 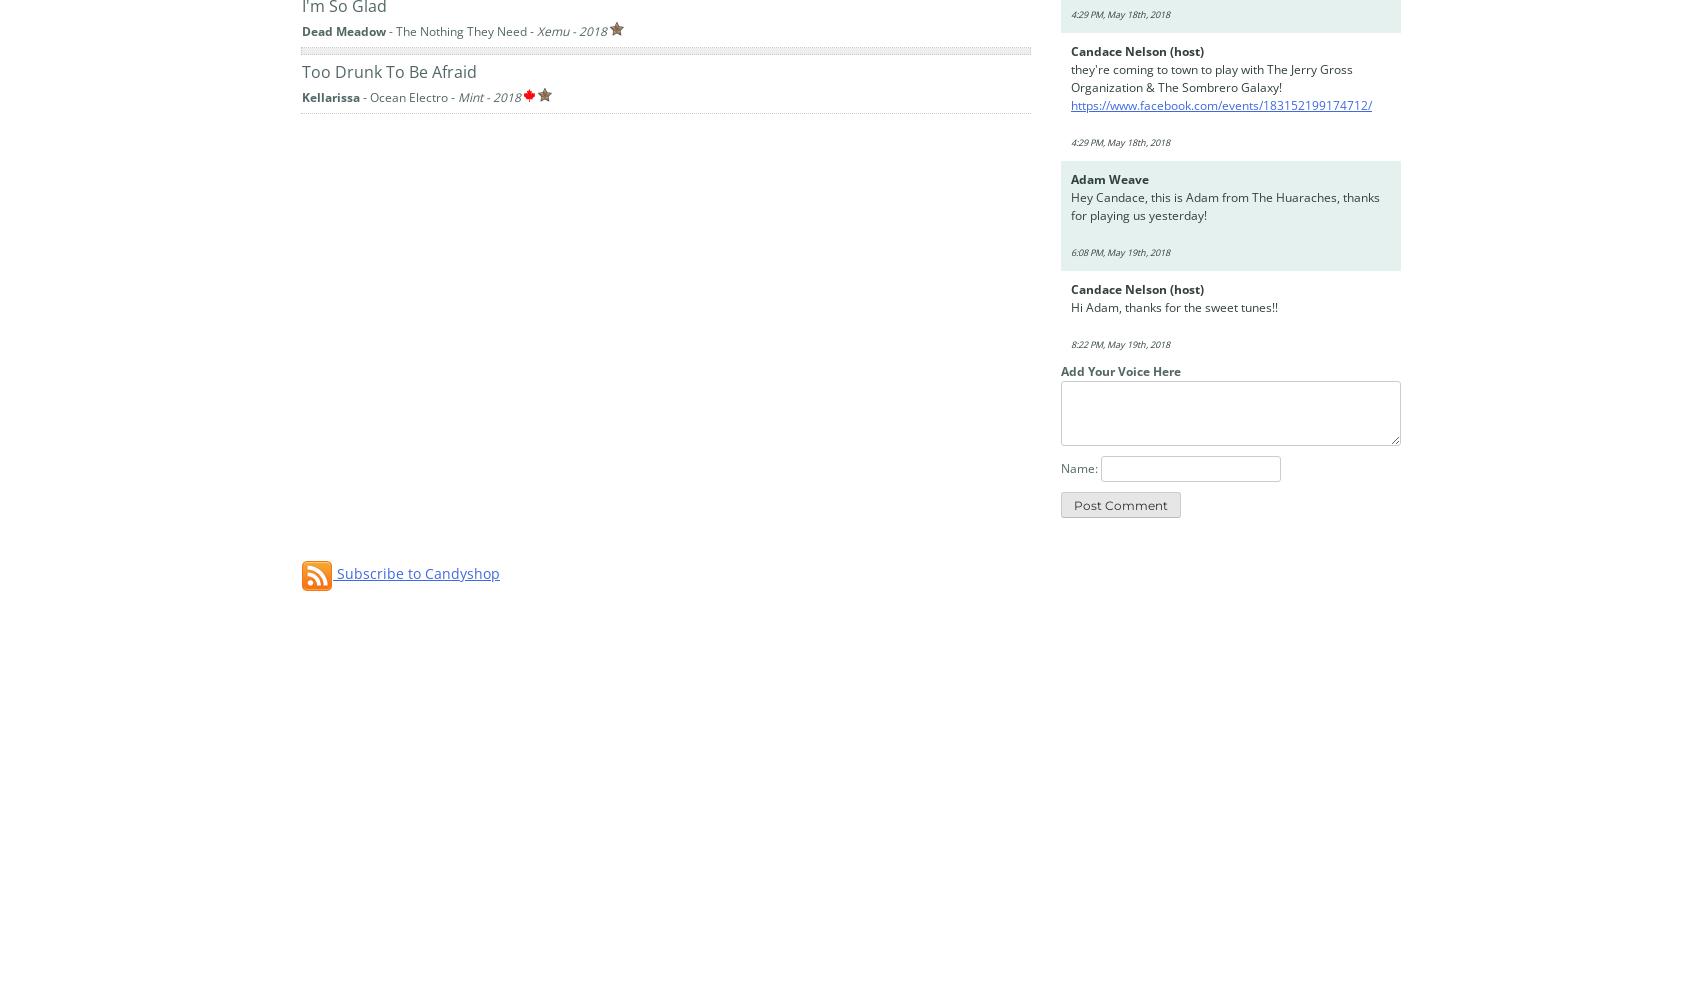 I want to click on 'Kellarissa', so click(x=301, y=95).